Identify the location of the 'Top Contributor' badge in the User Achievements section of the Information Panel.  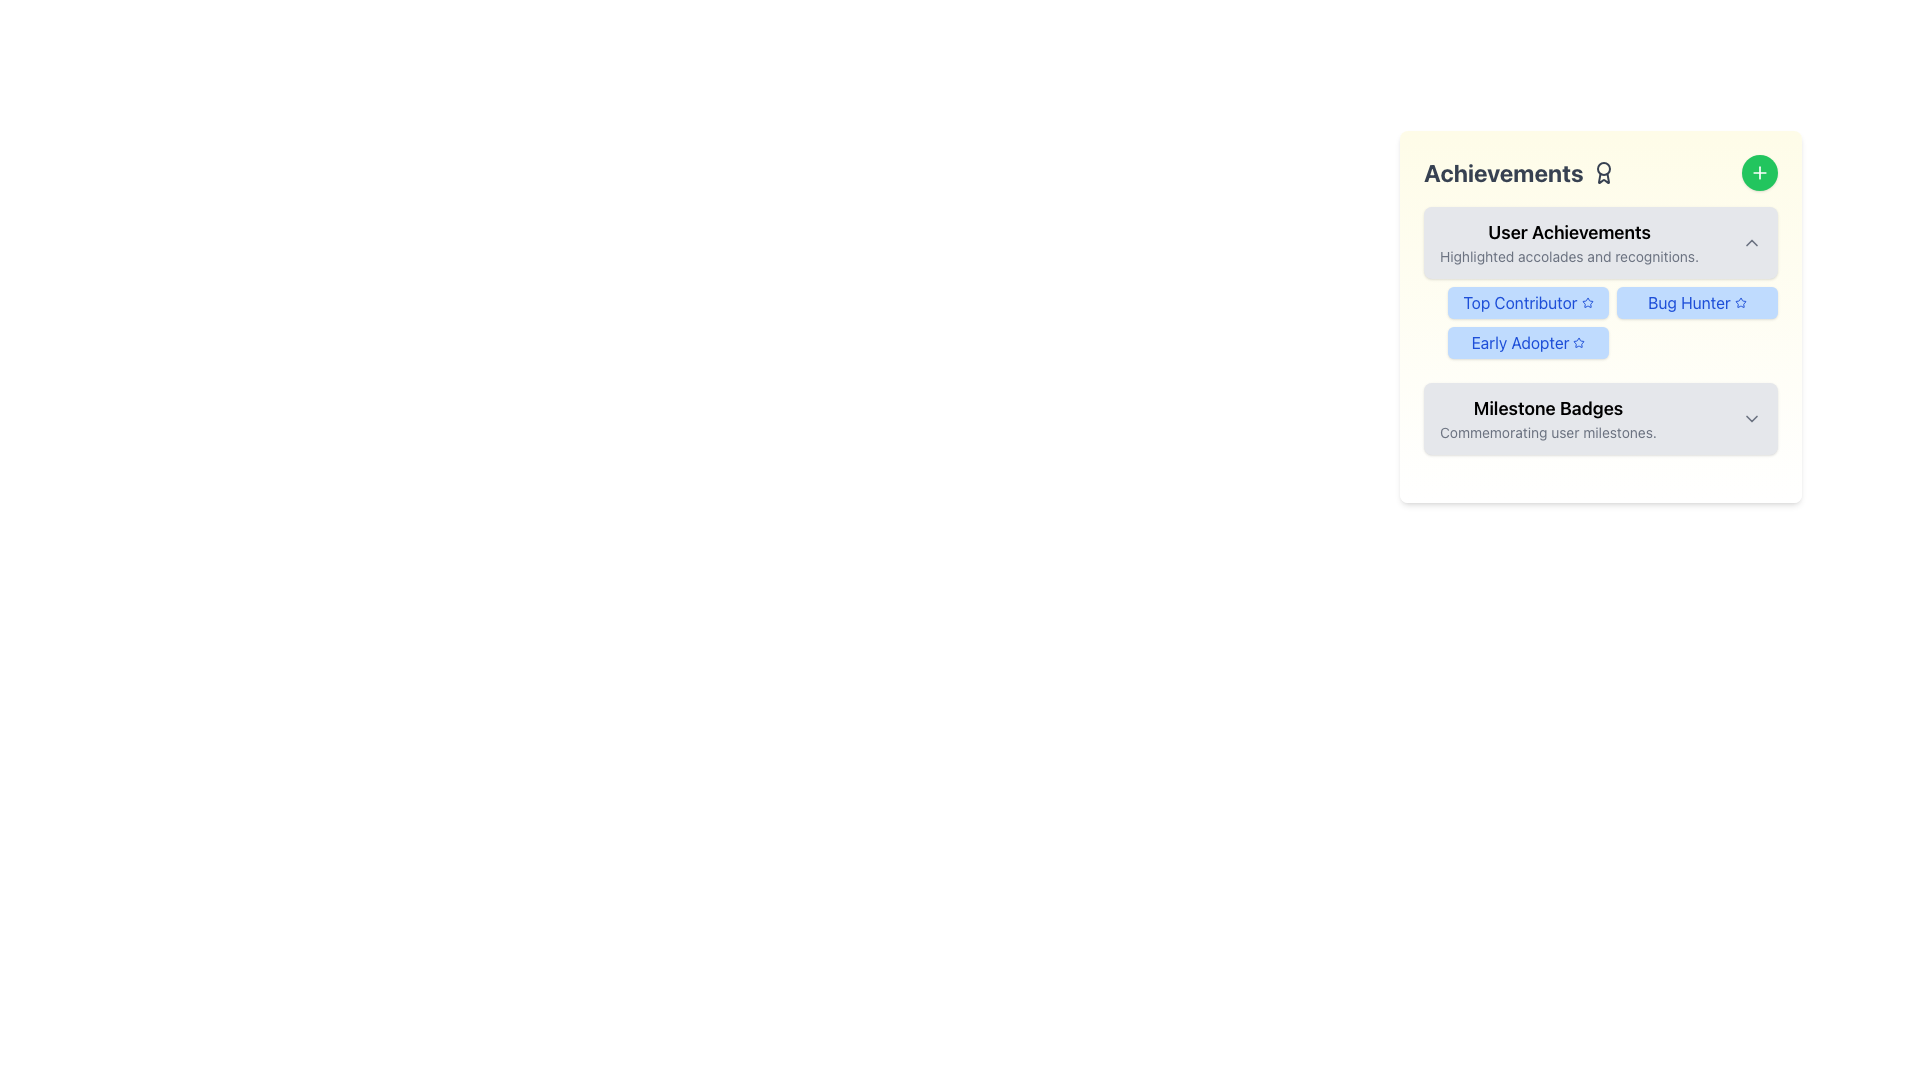
(1601, 282).